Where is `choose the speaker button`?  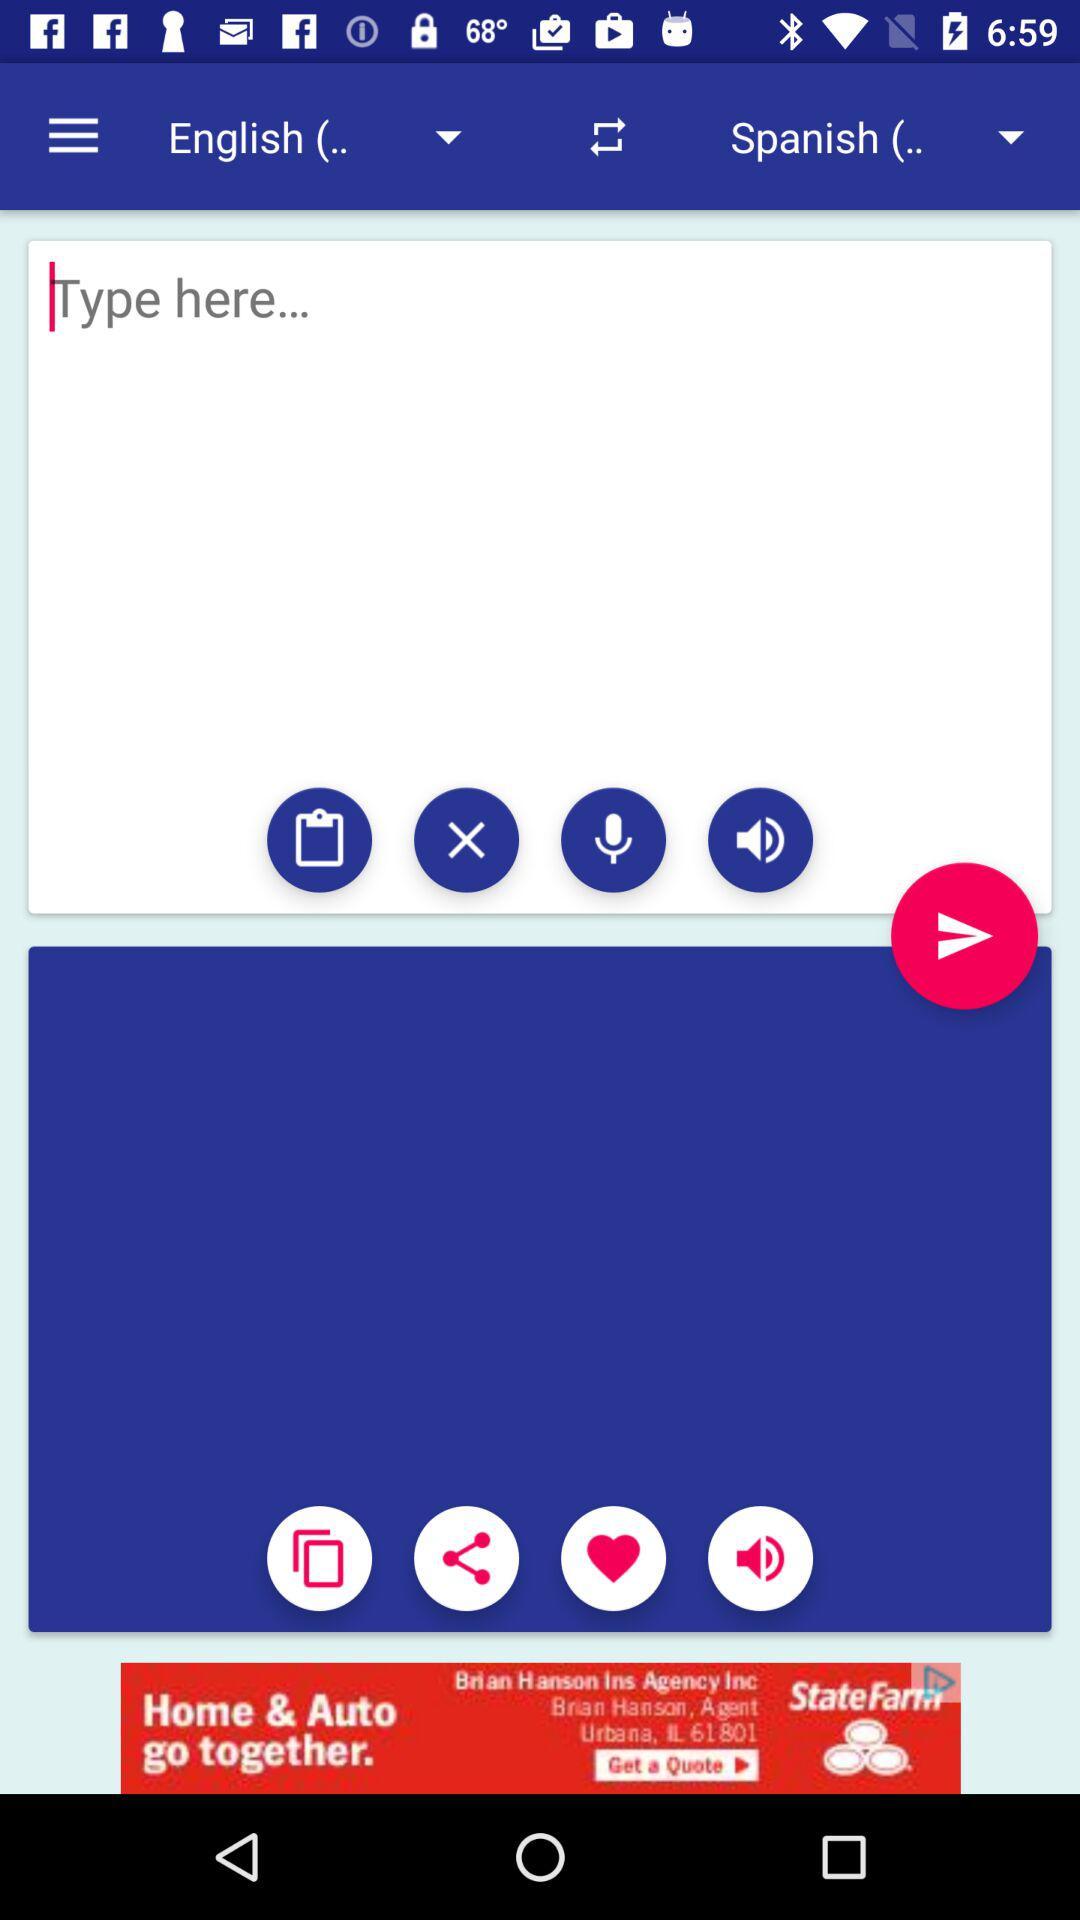 choose the speaker button is located at coordinates (760, 840).